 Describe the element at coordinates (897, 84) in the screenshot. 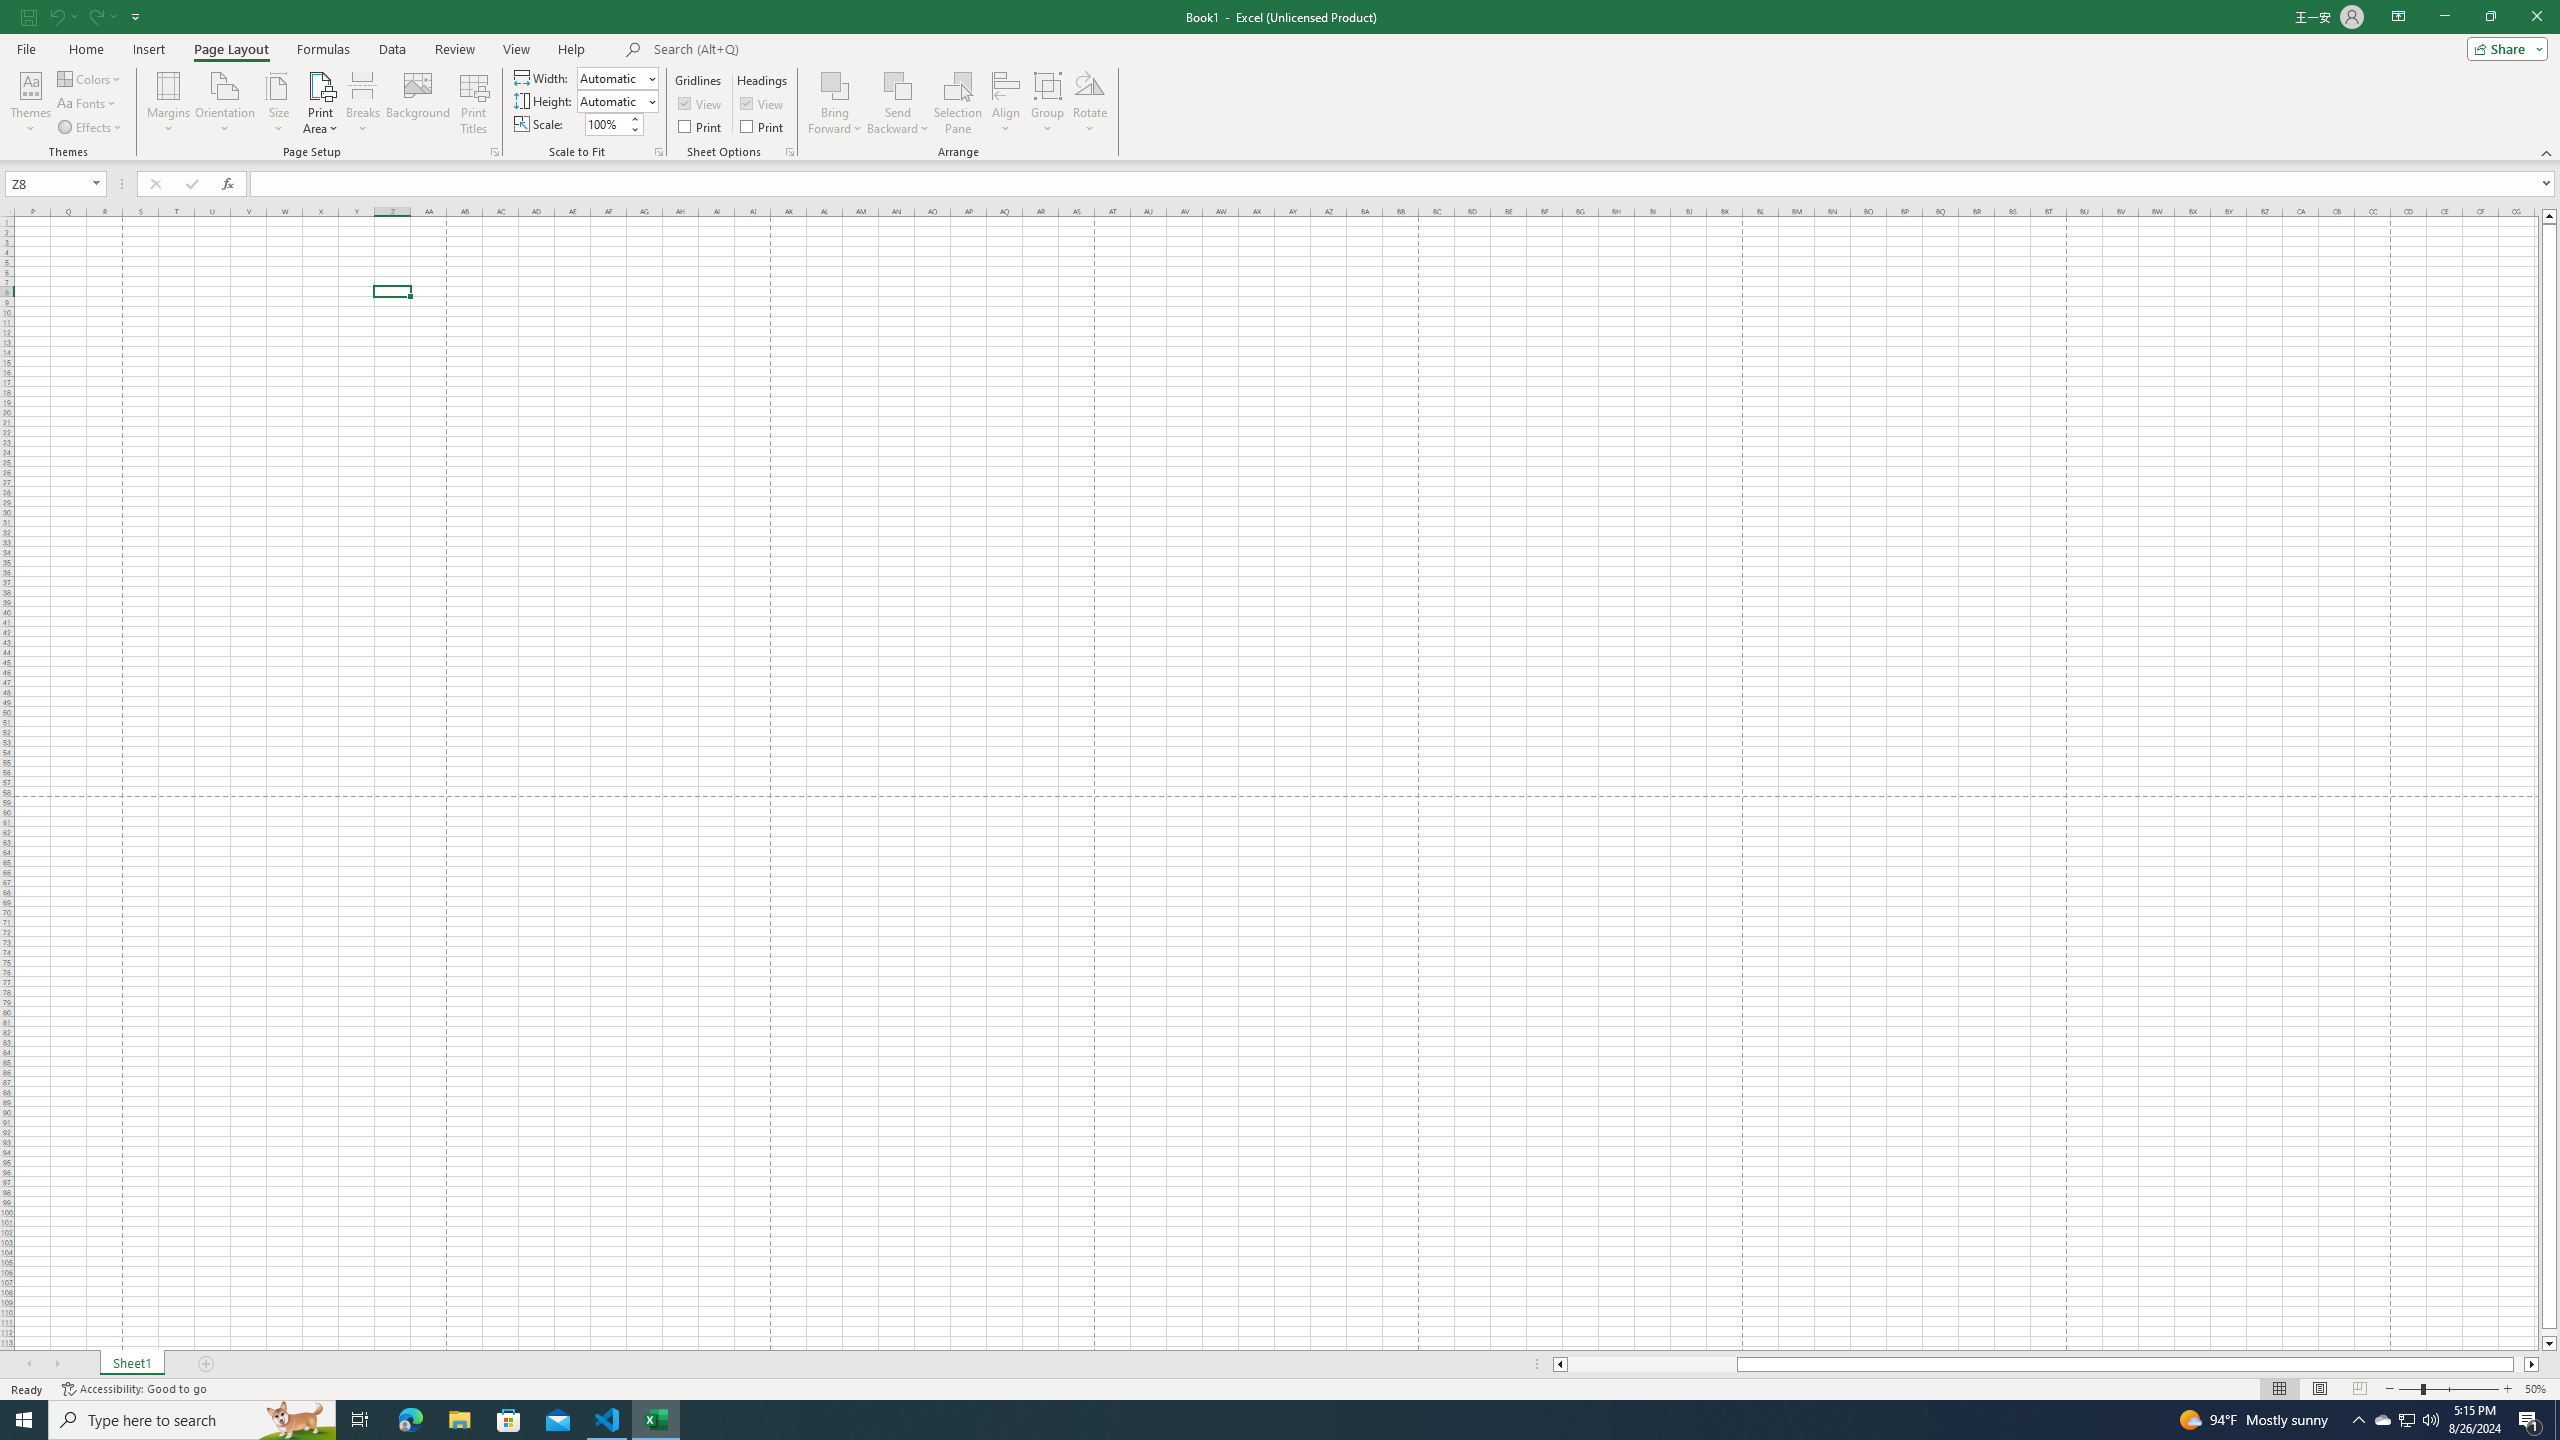

I see `'Send Backward'` at that location.